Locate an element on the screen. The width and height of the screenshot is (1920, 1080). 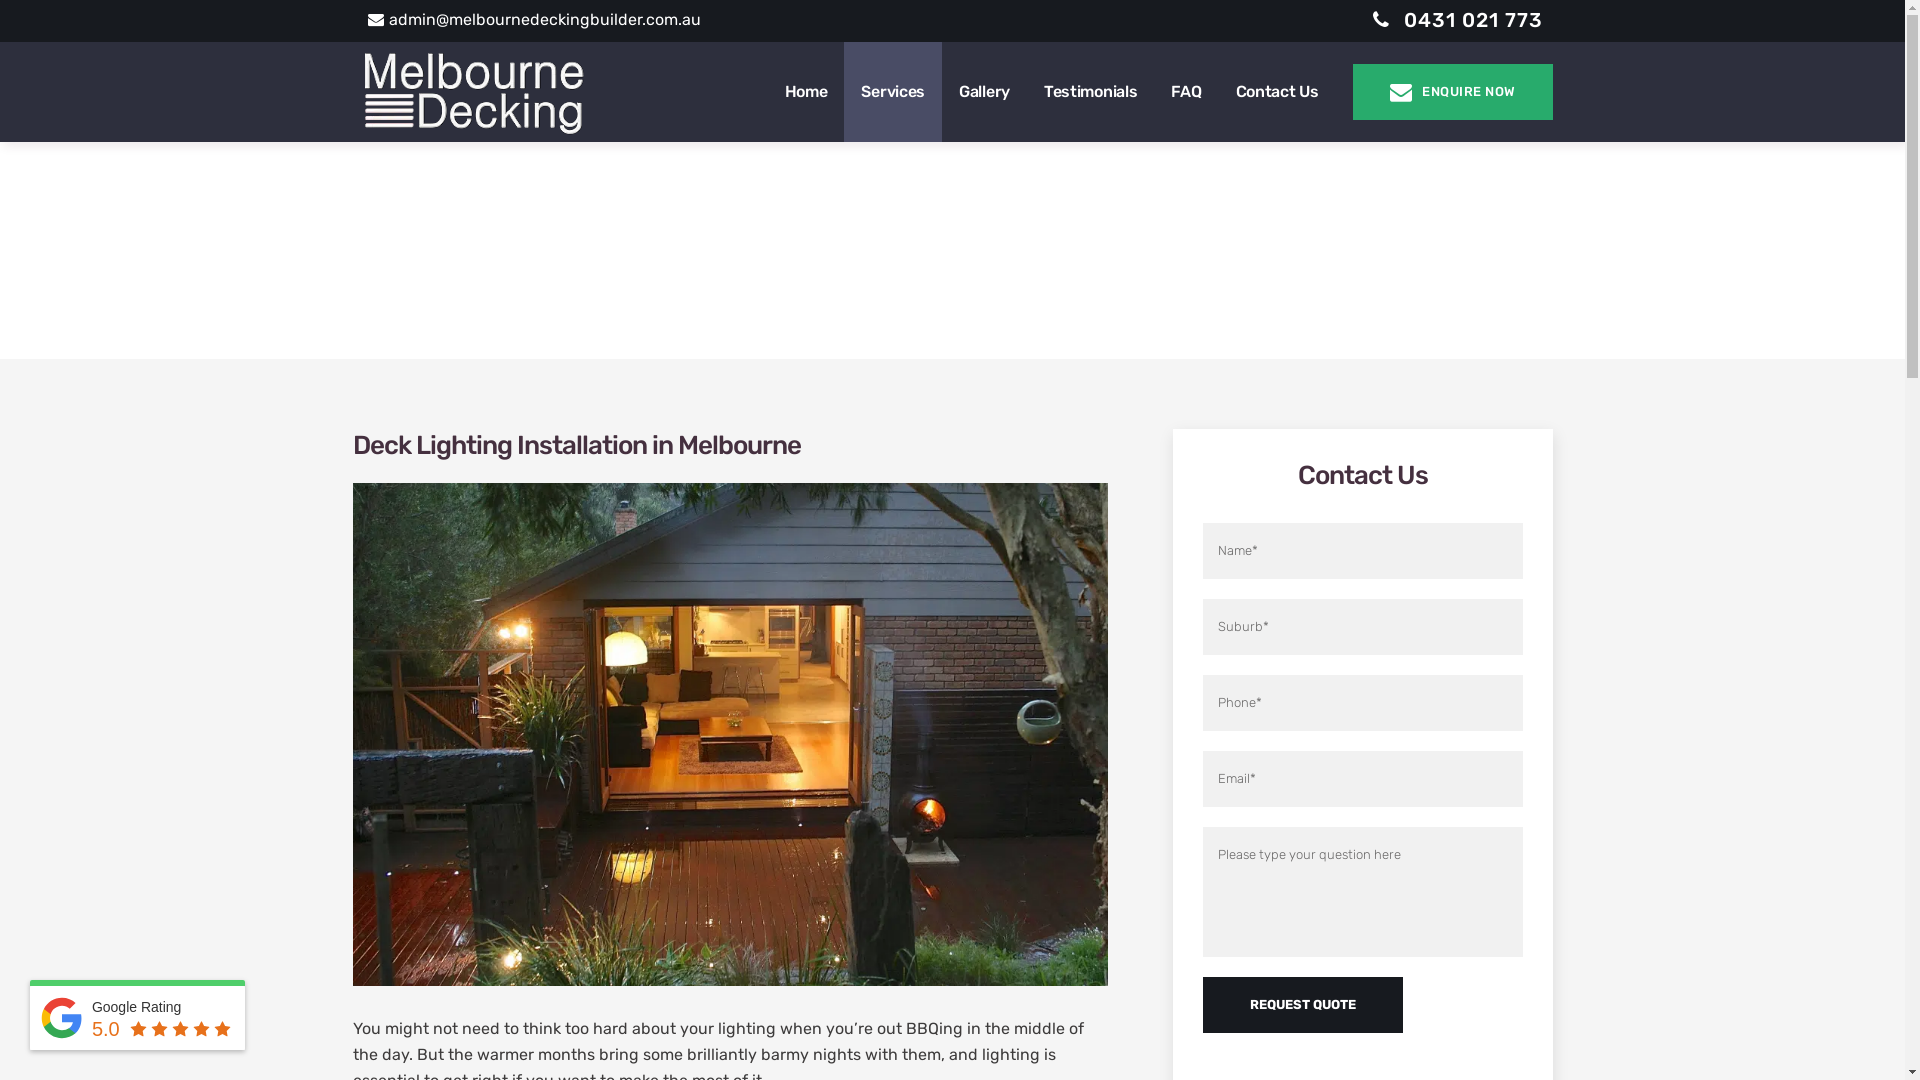
'ENQUIRE NOW' is located at coordinates (1352, 92).